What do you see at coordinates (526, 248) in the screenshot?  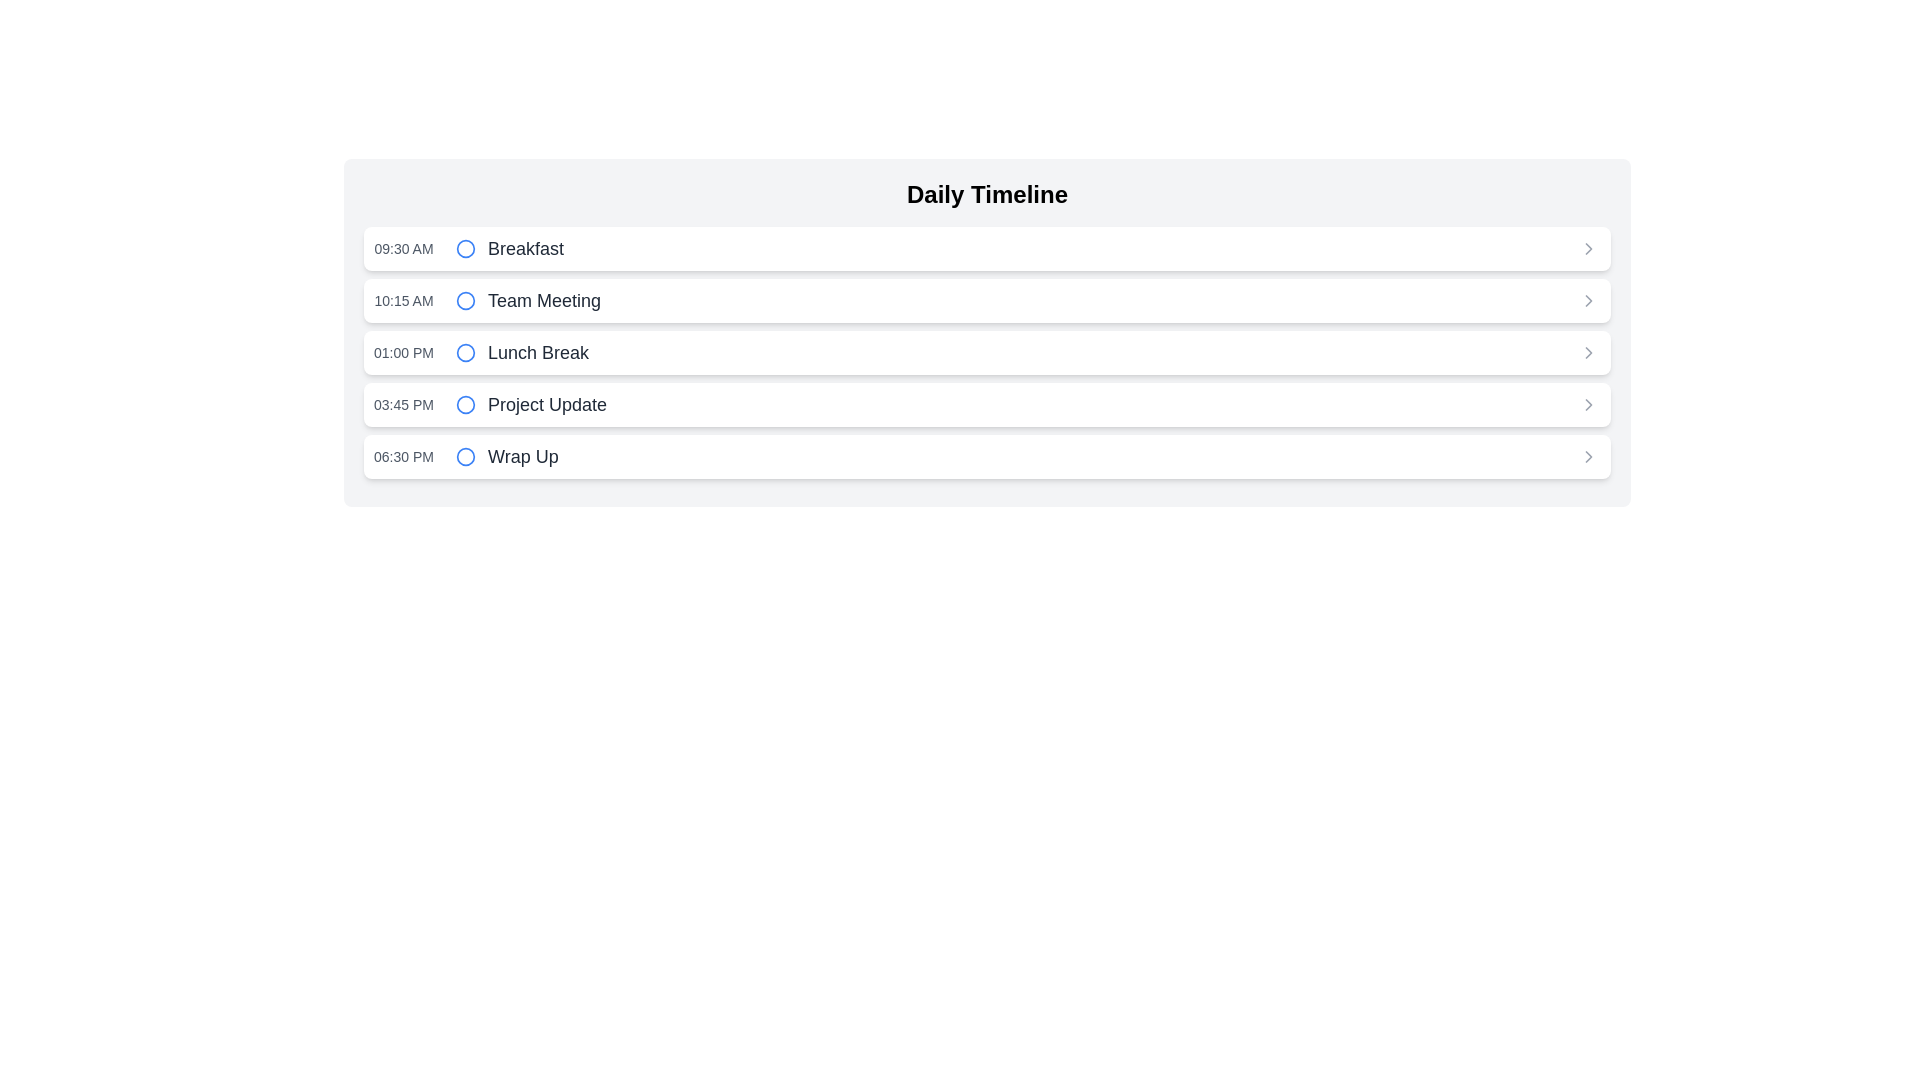 I see `text label for the first timeline entry located to the right of the blue circular icon aligned with '09:30 AM'` at bounding box center [526, 248].